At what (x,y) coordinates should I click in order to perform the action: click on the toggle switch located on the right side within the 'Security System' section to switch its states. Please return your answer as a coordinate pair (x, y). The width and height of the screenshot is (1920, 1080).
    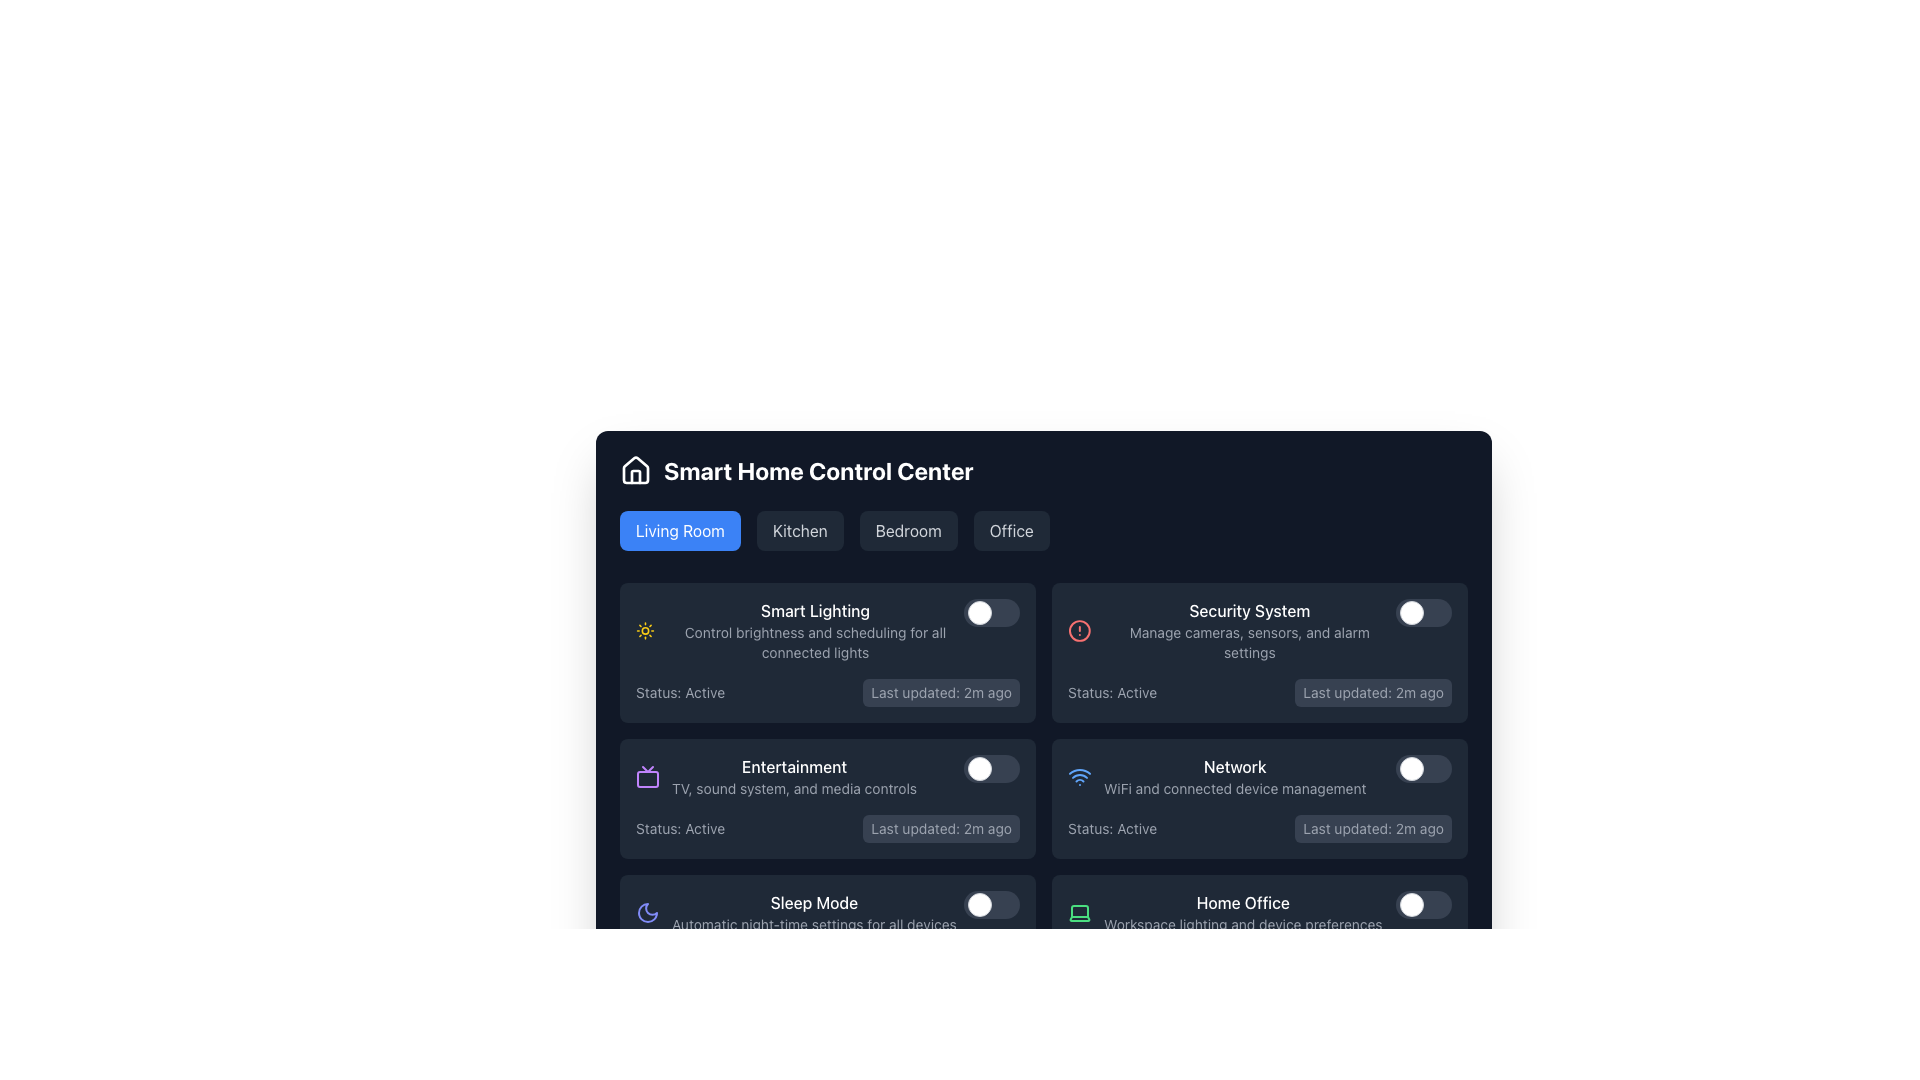
    Looking at the image, I should click on (1423, 612).